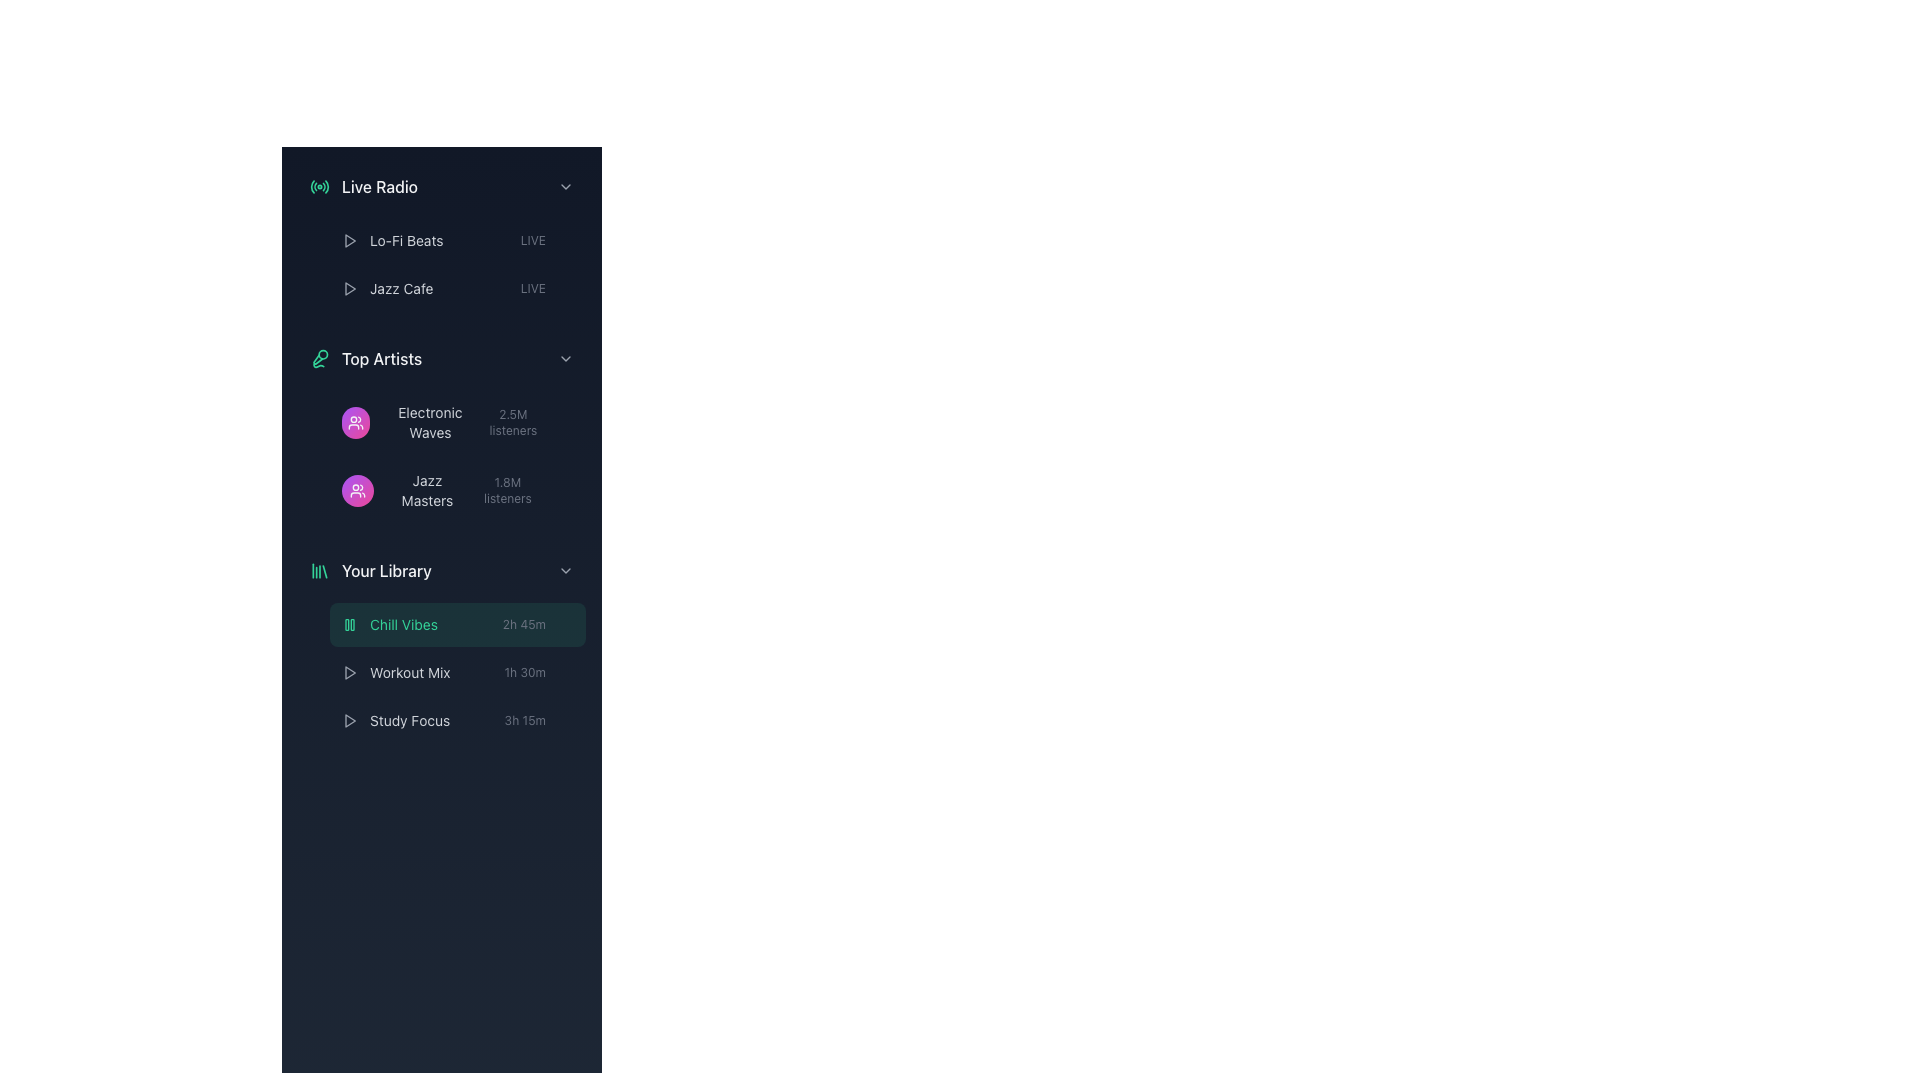 This screenshot has width=1920, height=1080. I want to click on the hyperlinked navigation item labeled 'Your Library' which has a green library icon, located in the vertical menu below 'Top Artists' and above 'Chill Vibes', so click(370, 570).